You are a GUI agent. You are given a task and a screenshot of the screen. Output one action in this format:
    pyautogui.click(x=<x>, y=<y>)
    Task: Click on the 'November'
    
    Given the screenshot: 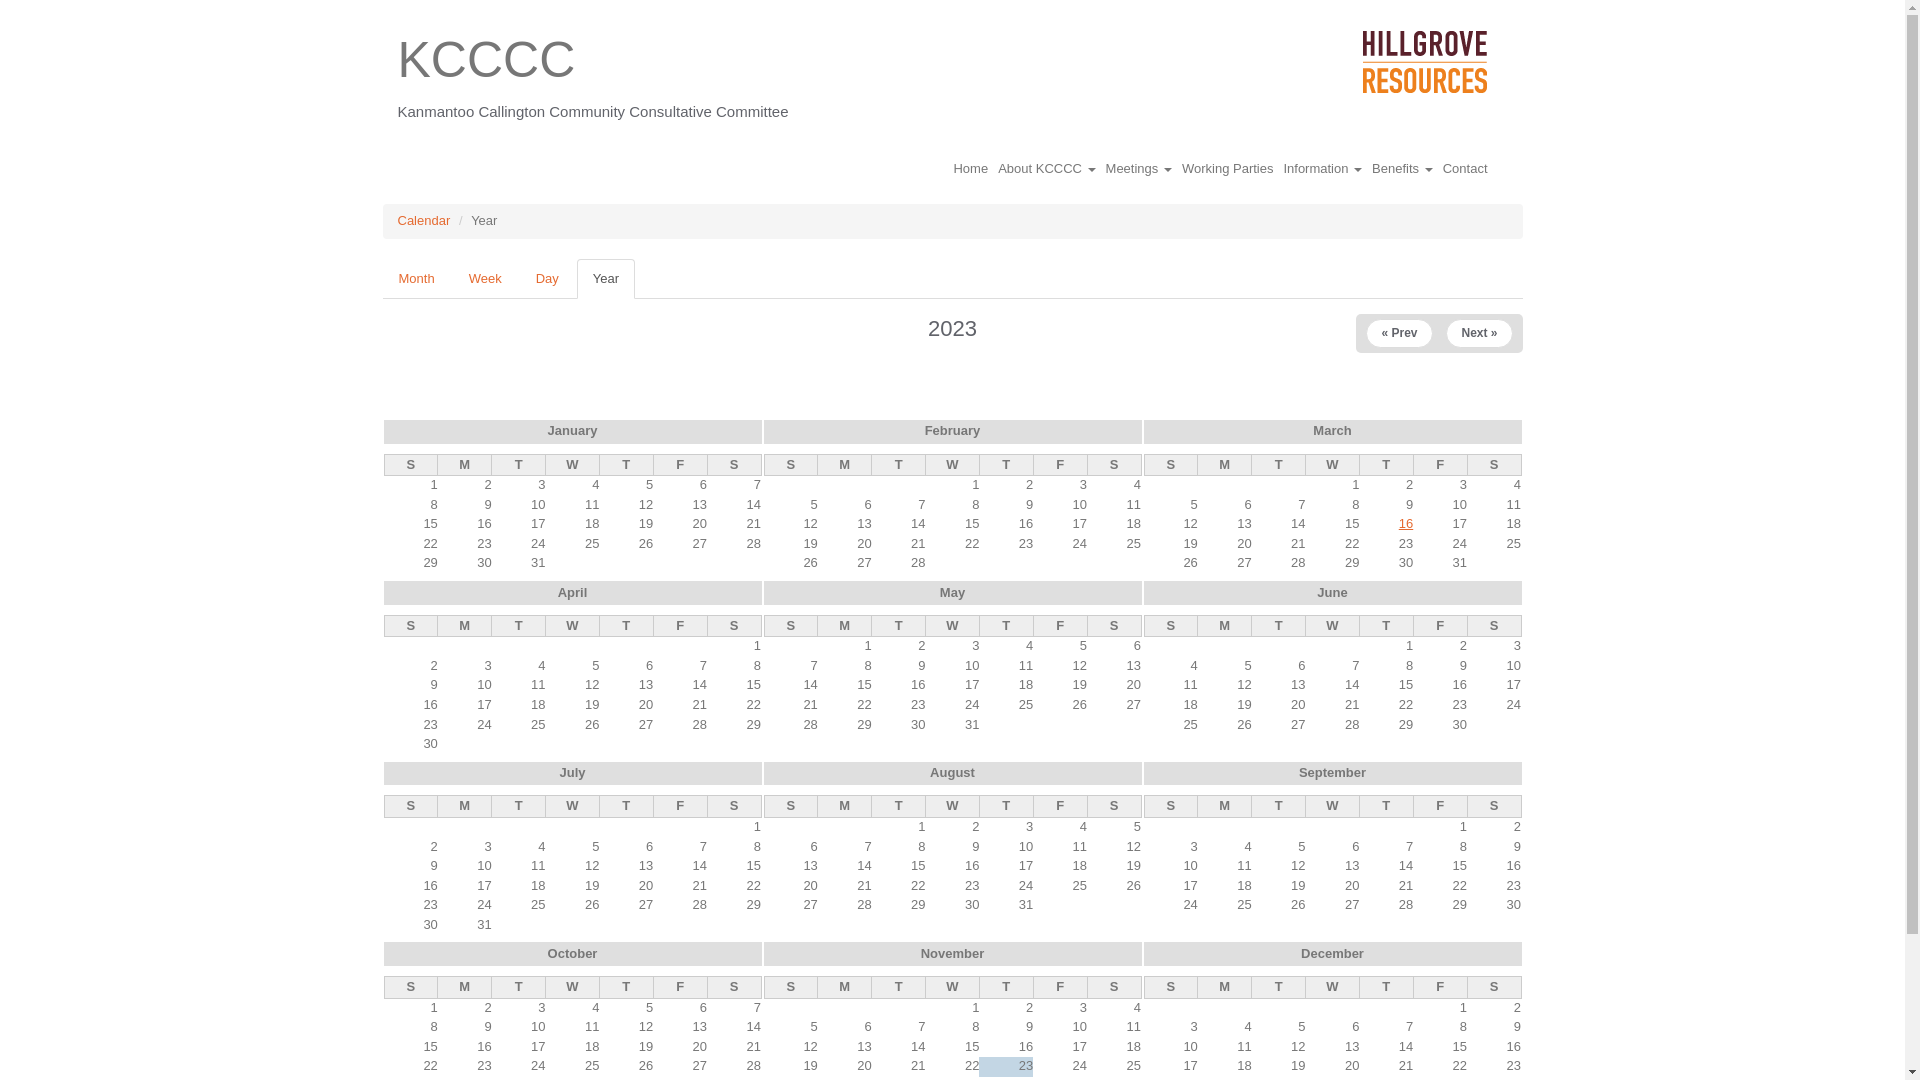 What is the action you would take?
    pyautogui.click(x=952, y=952)
    